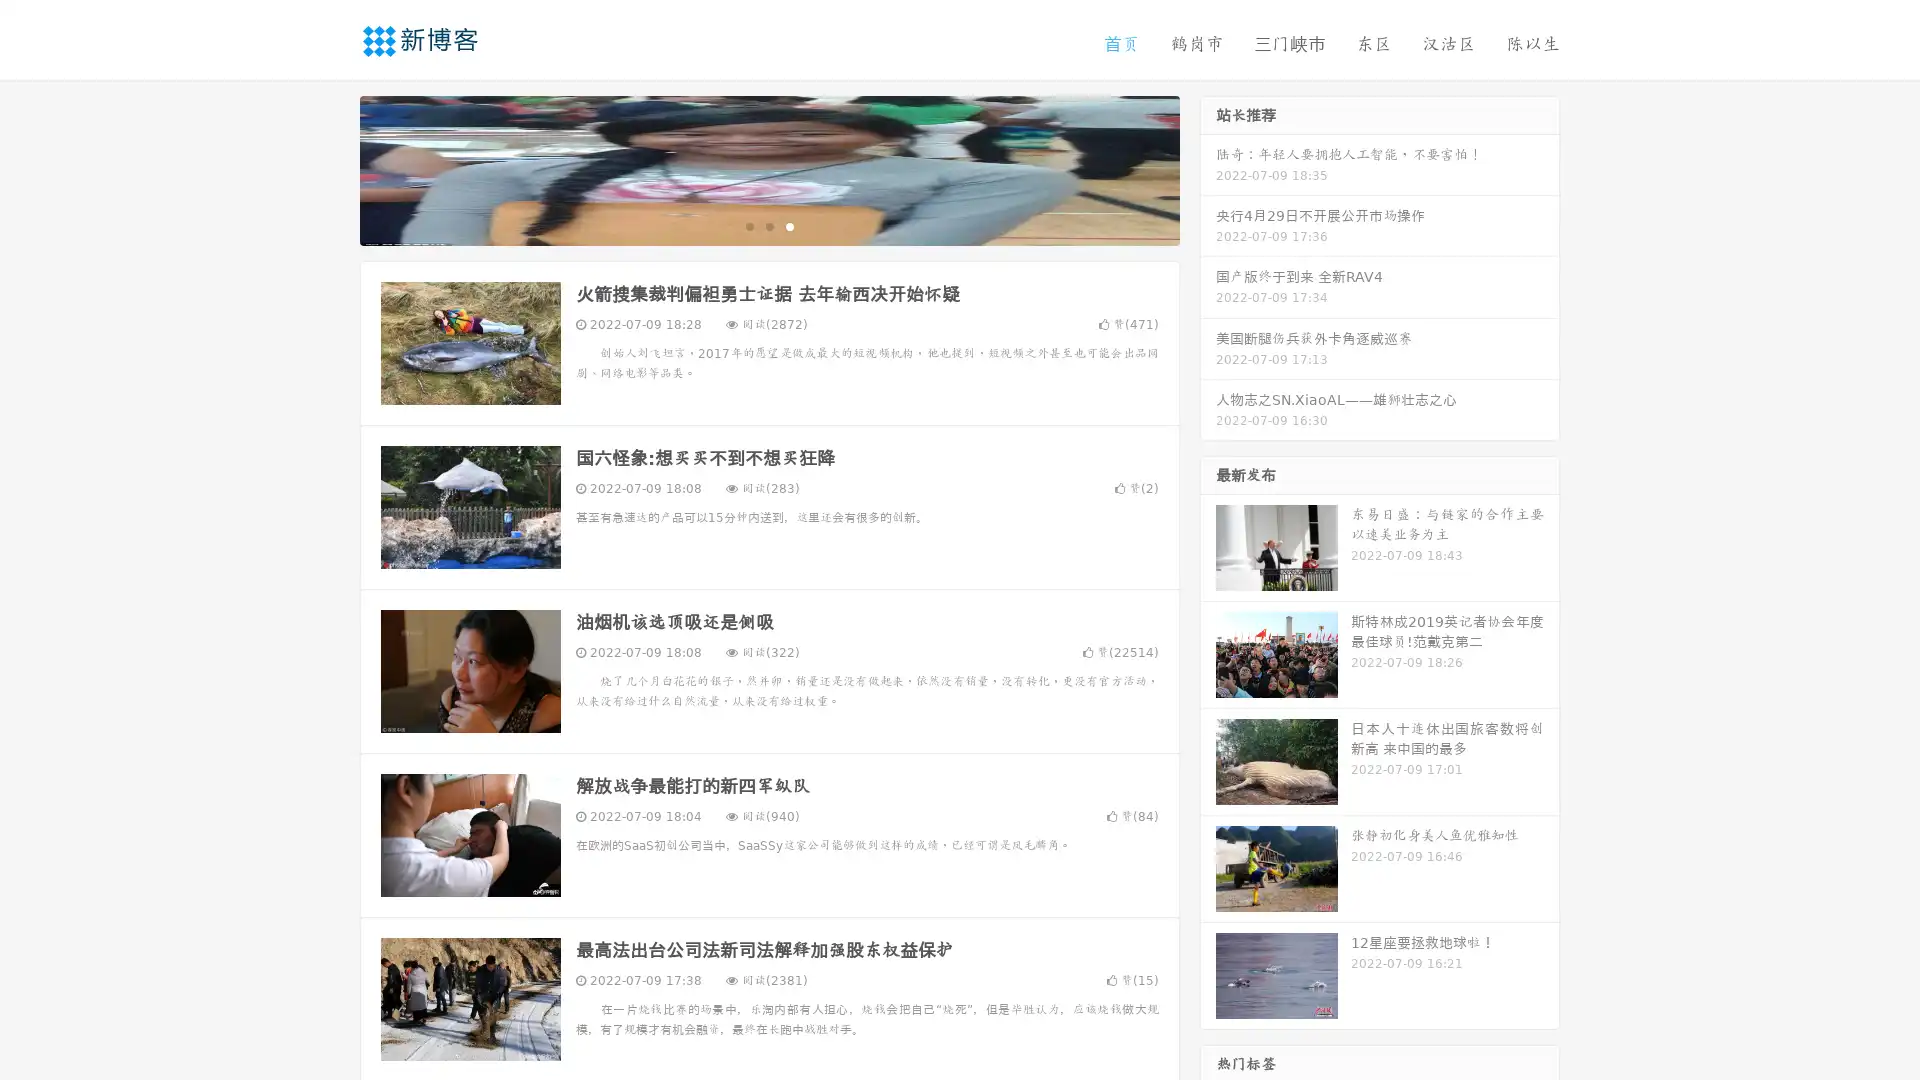 The height and width of the screenshot is (1080, 1920). I want to click on Next slide, so click(1208, 168).